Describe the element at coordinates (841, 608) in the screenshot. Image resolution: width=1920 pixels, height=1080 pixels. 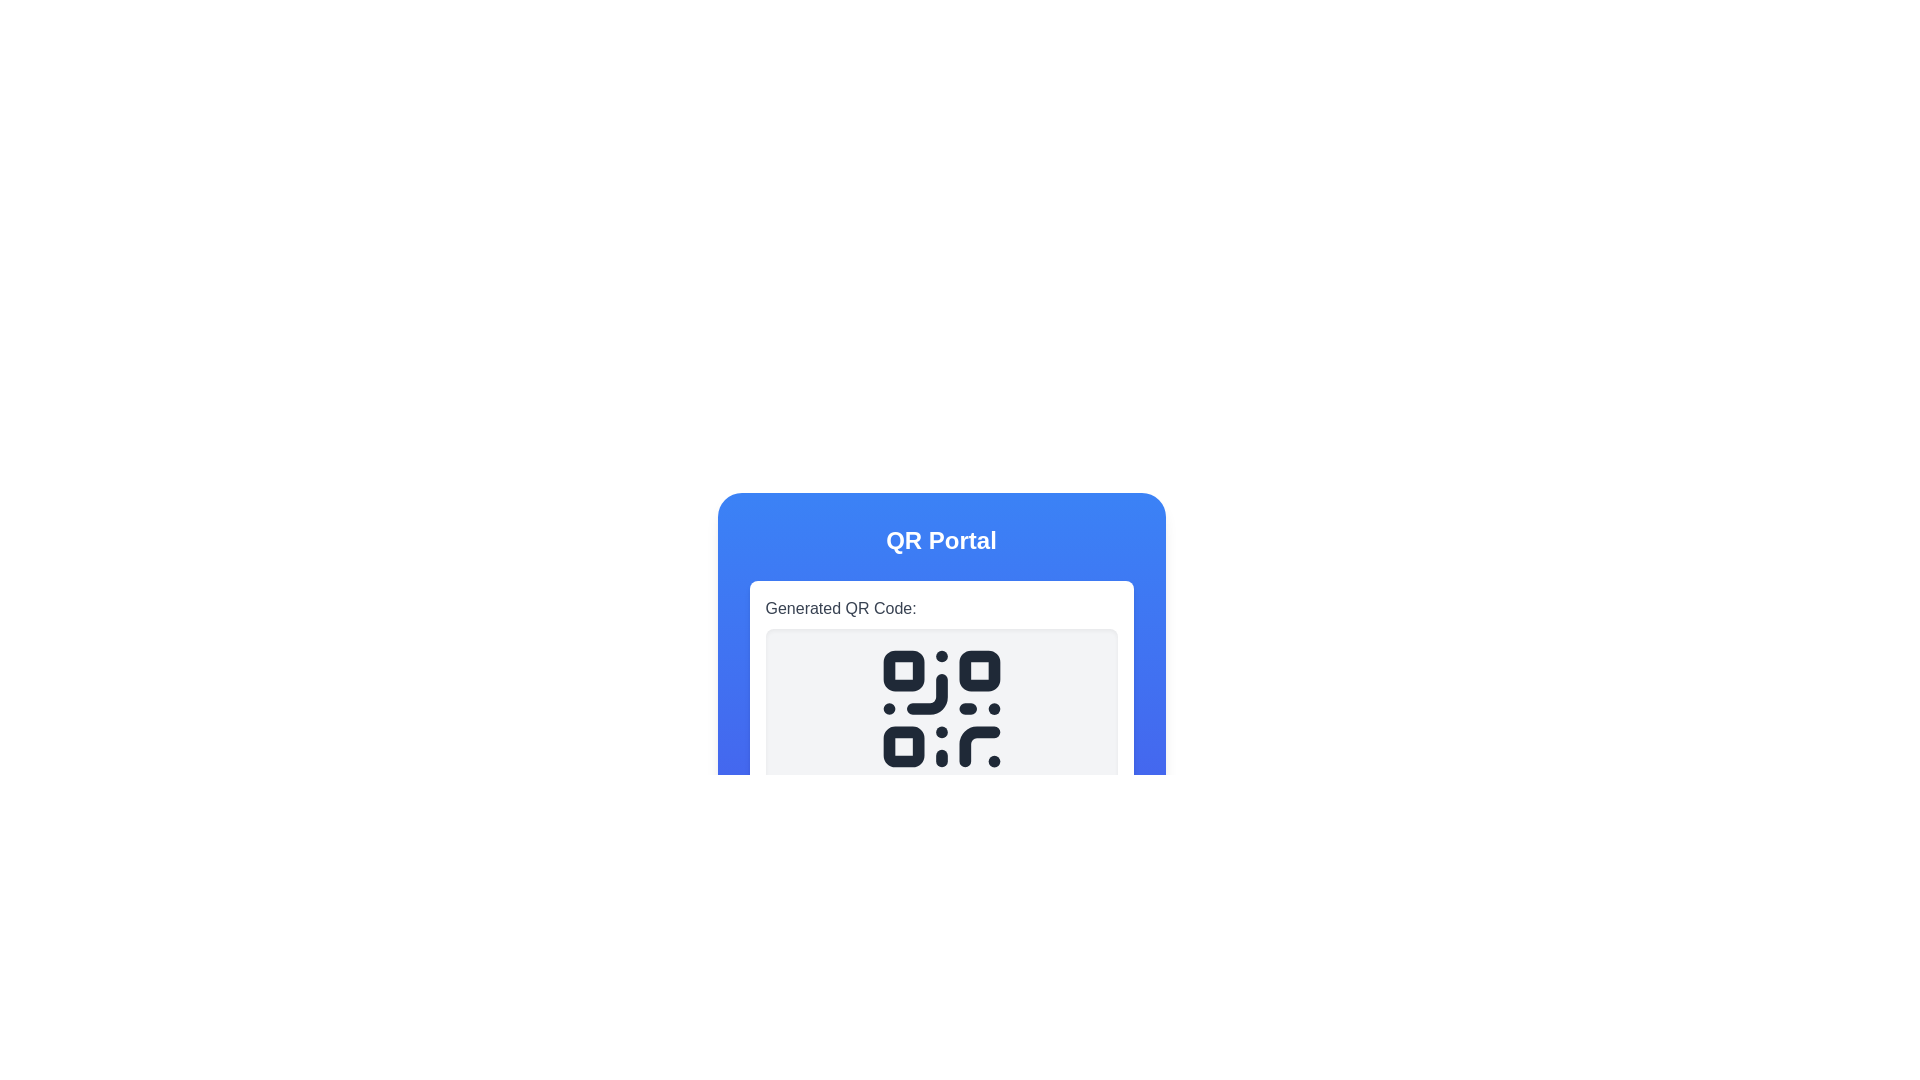
I see `the label displaying 'Generated QR Code:' which is centrally aligned and positioned above the QR code image` at that location.